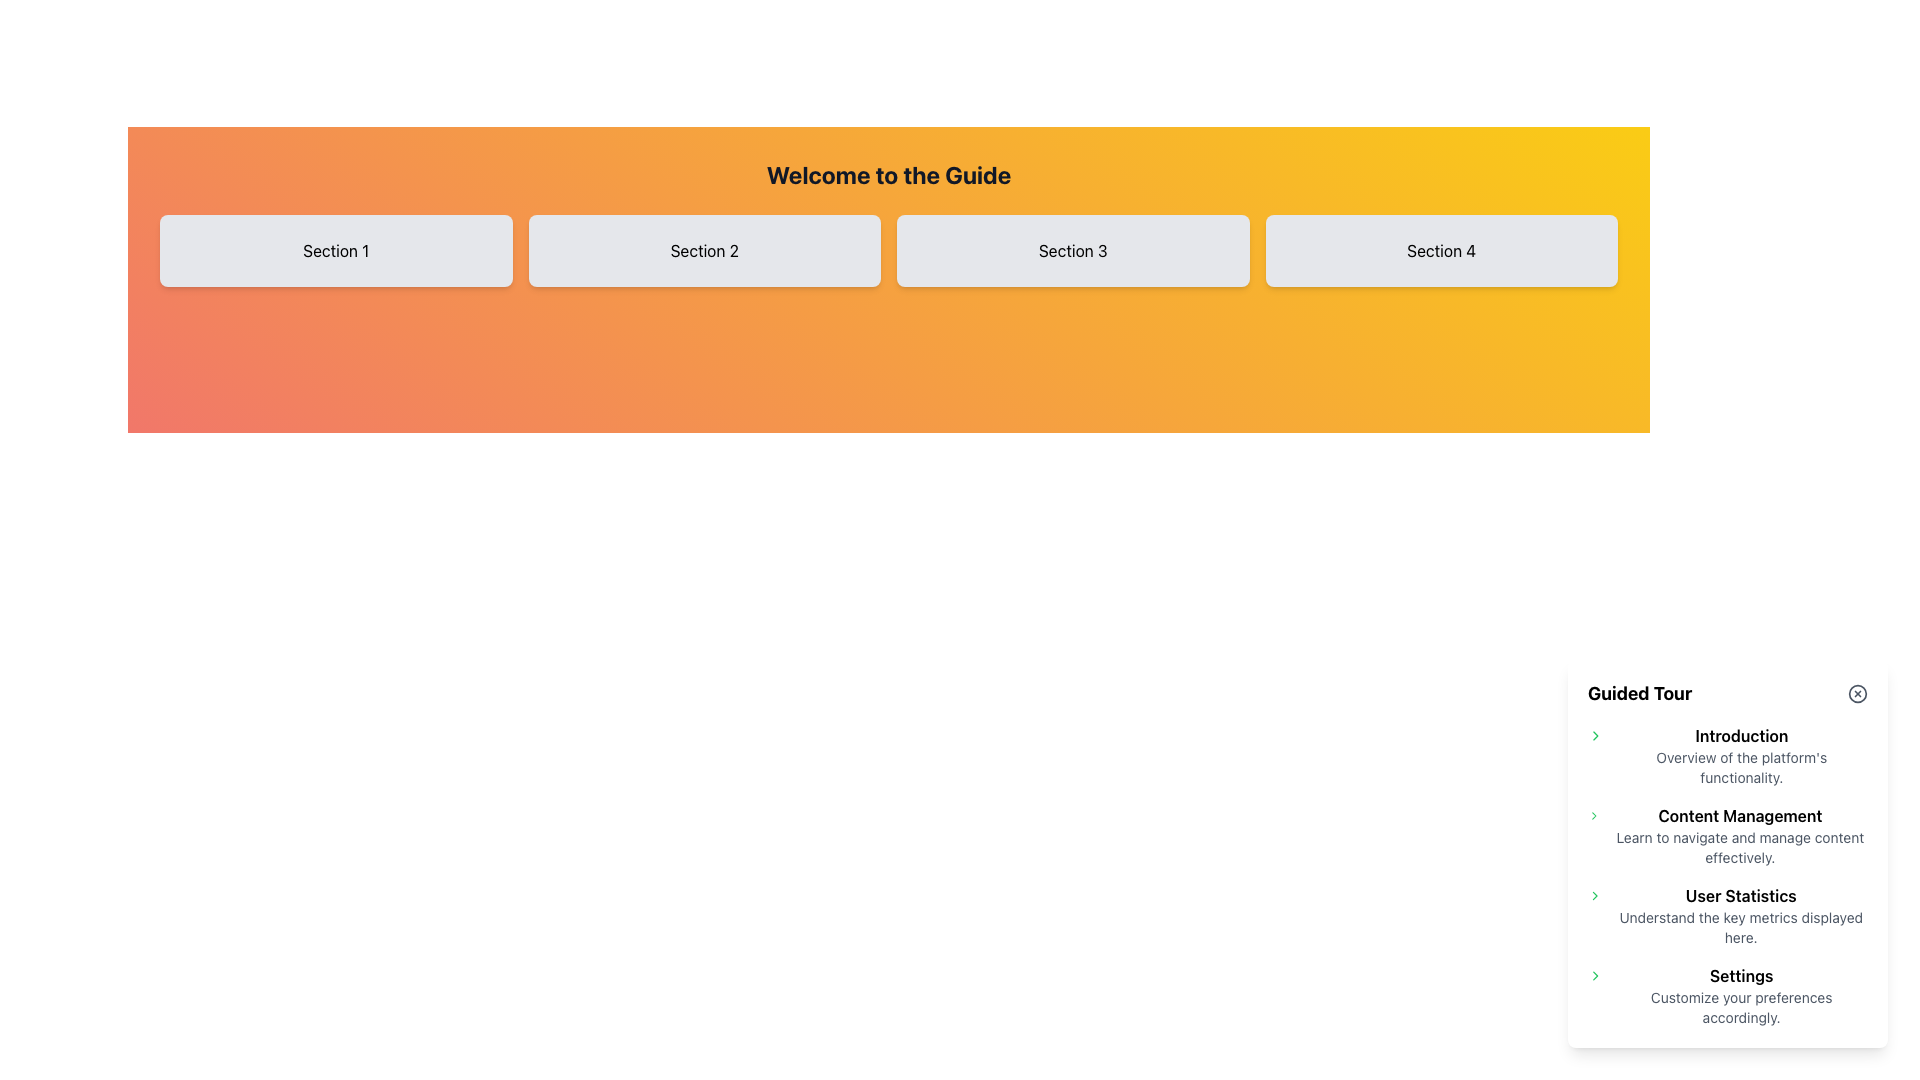  What do you see at coordinates (1856, 693) in the screenshot?
I see `the SVG Circle located in the bottom-right corner of the interface, next to the 'Guided Tour' text, which is part of an icon with a diagonal cross line` at bounding box center [1856, 693].